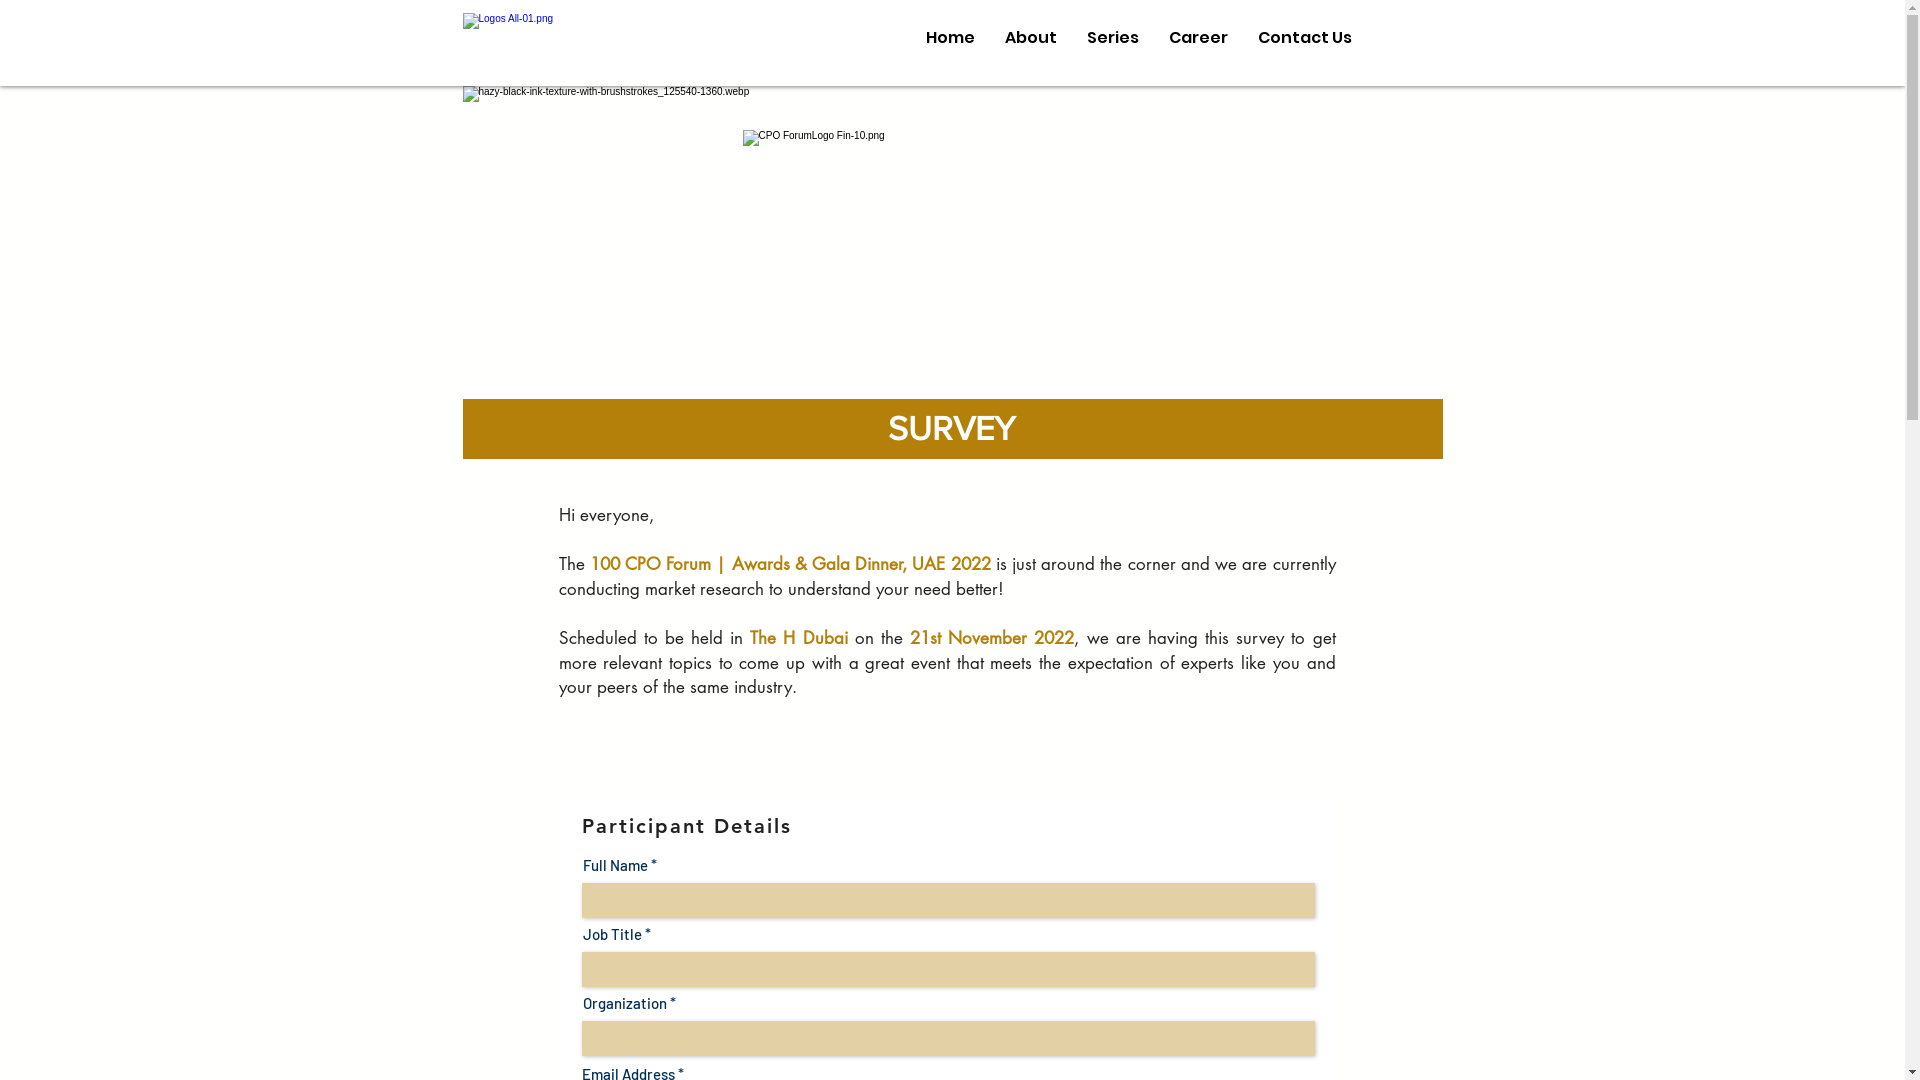 The height and width of the screenshot is (1080, 1920). Describe the element at coordinates (460, 38) in the screenshot. I see `'3novex logo W-02.png'` at that location.